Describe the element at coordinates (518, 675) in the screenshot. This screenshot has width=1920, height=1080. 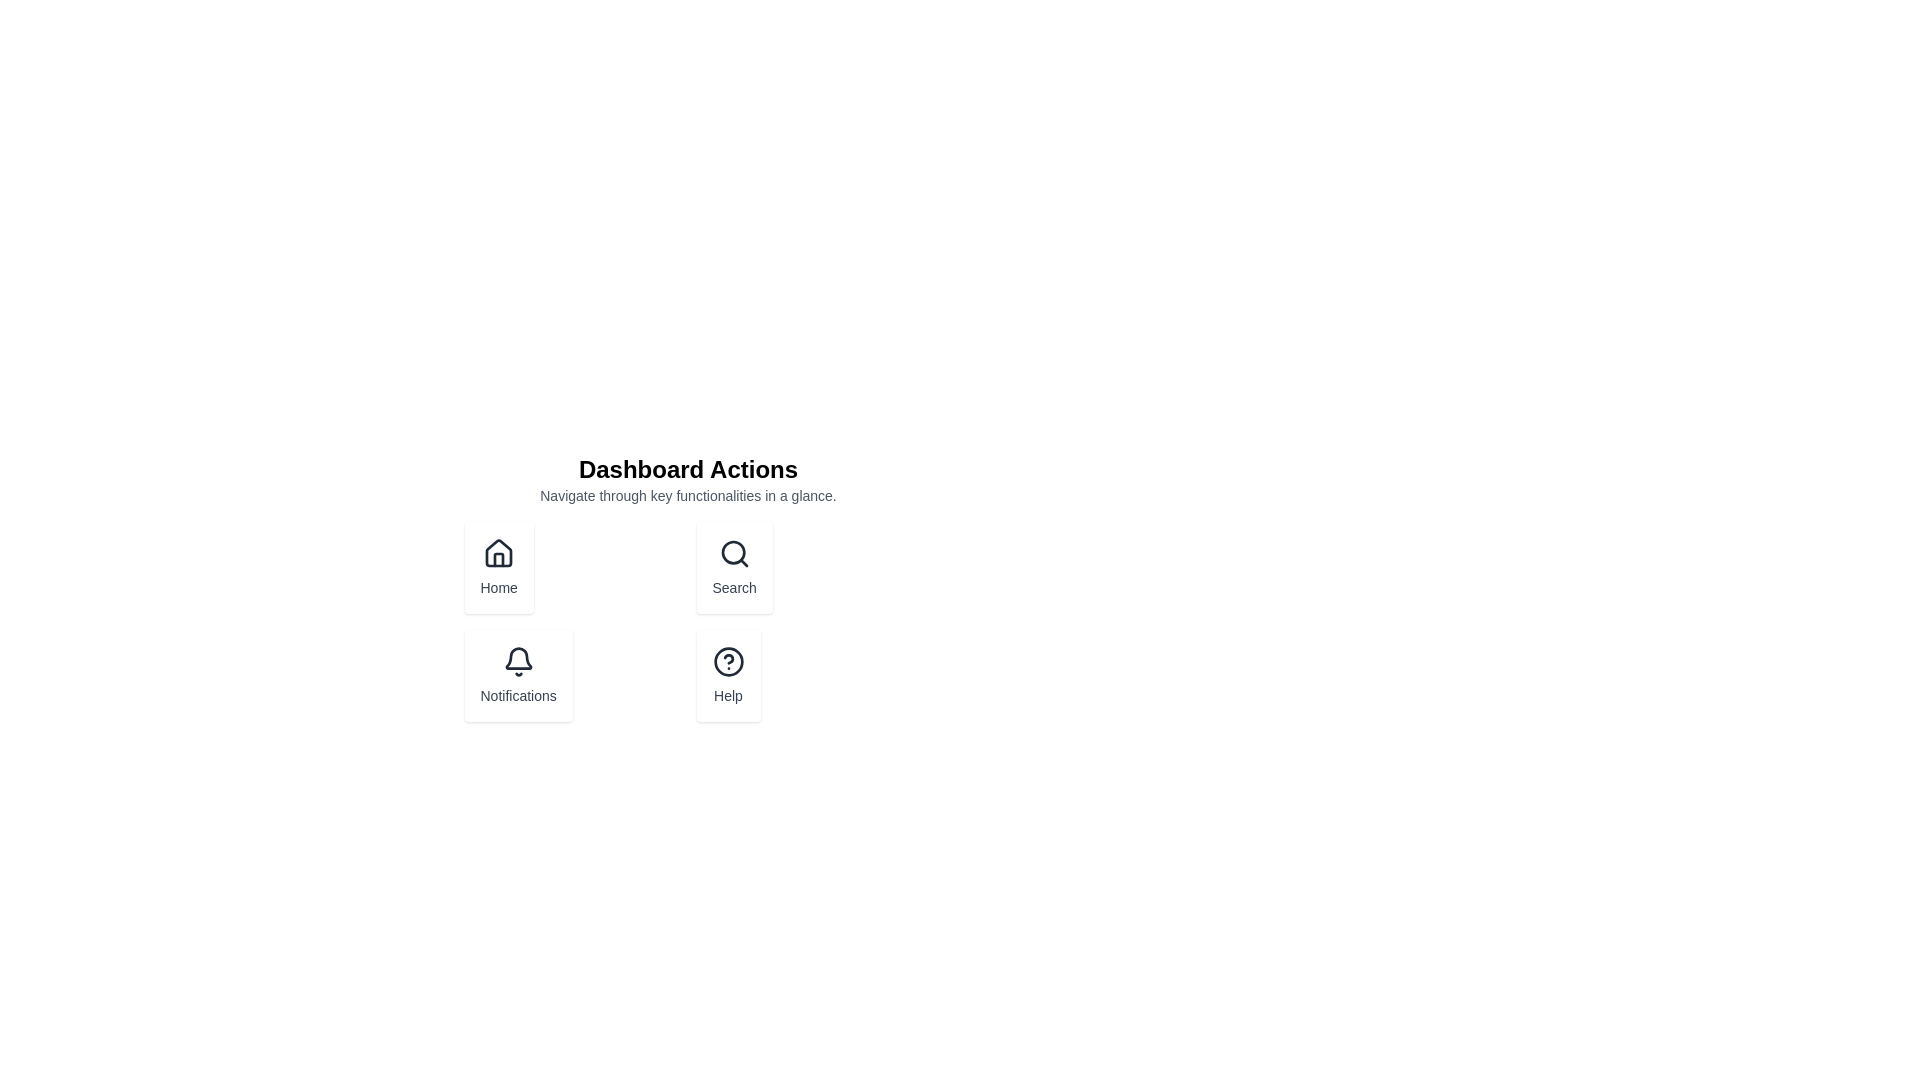
I see `the notifications button` at that location.